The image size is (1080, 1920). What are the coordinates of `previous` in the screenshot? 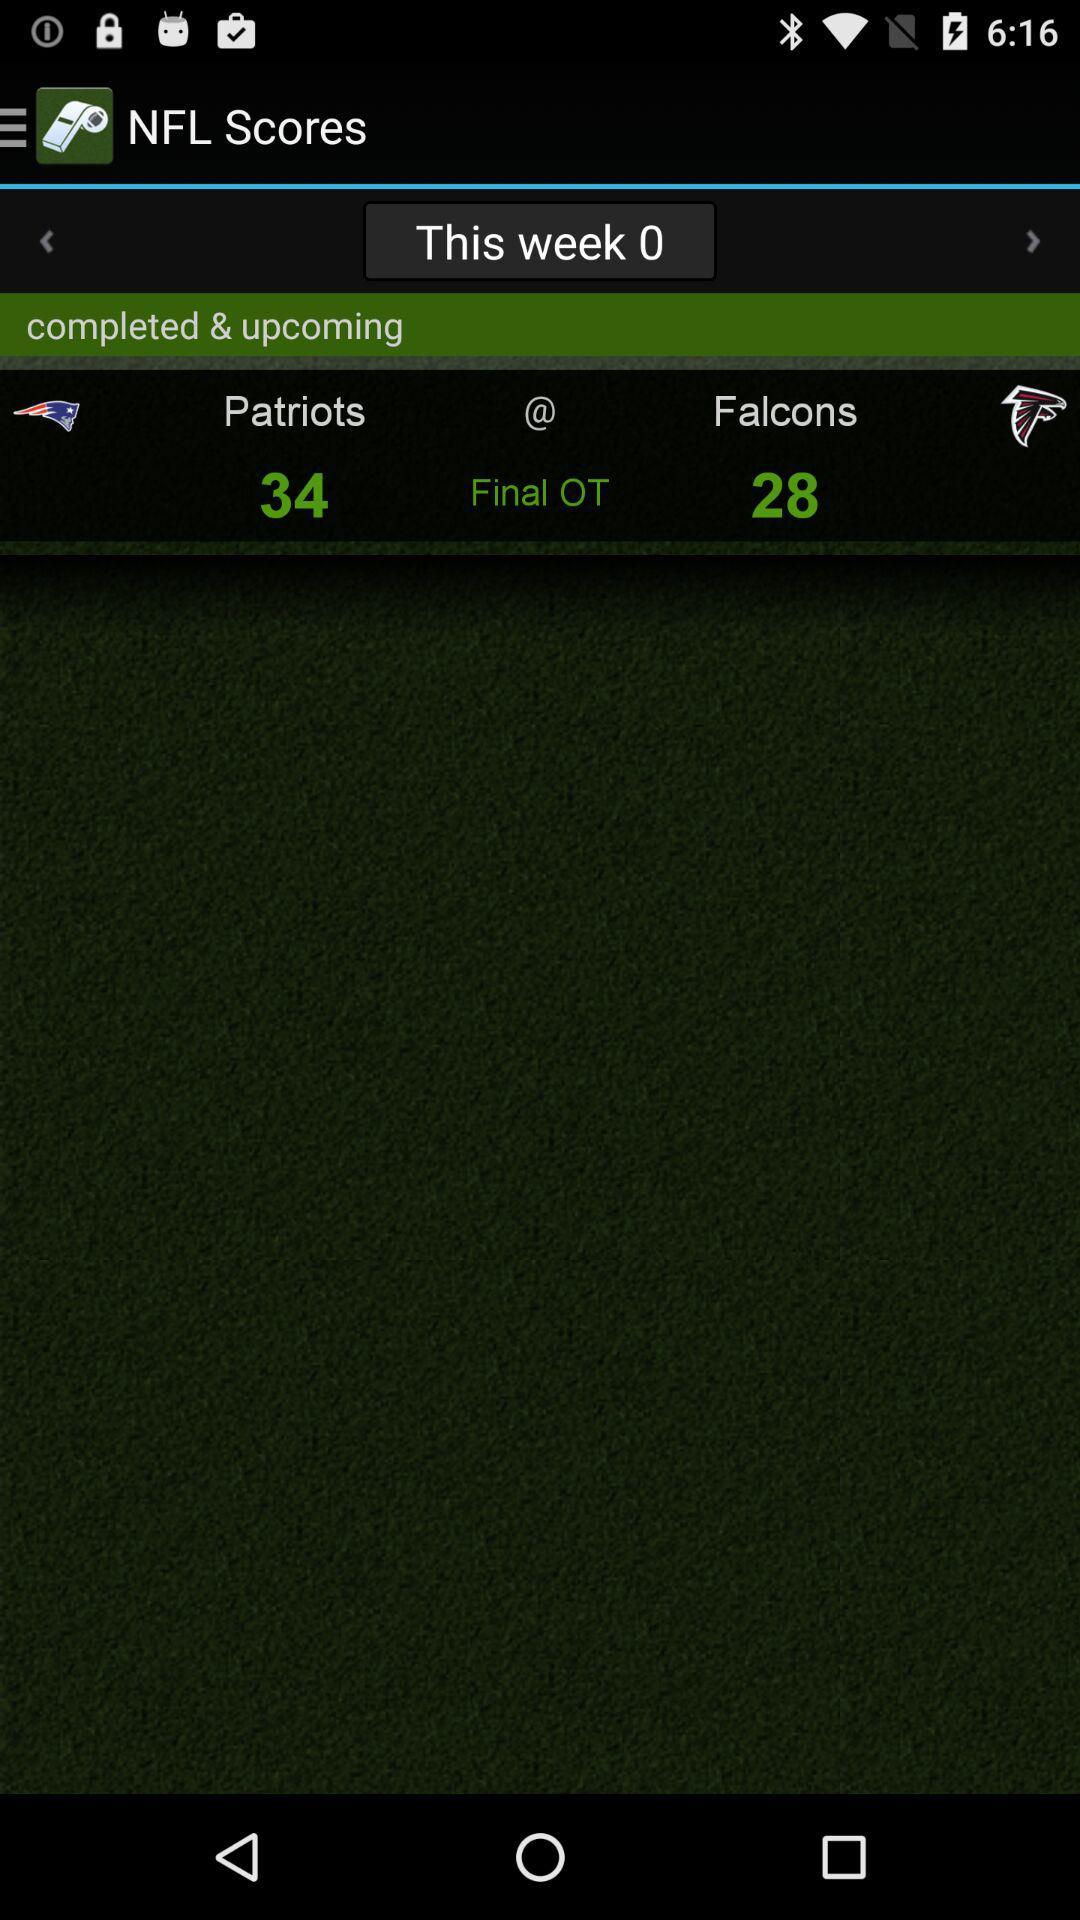 It's located at (45, 240).